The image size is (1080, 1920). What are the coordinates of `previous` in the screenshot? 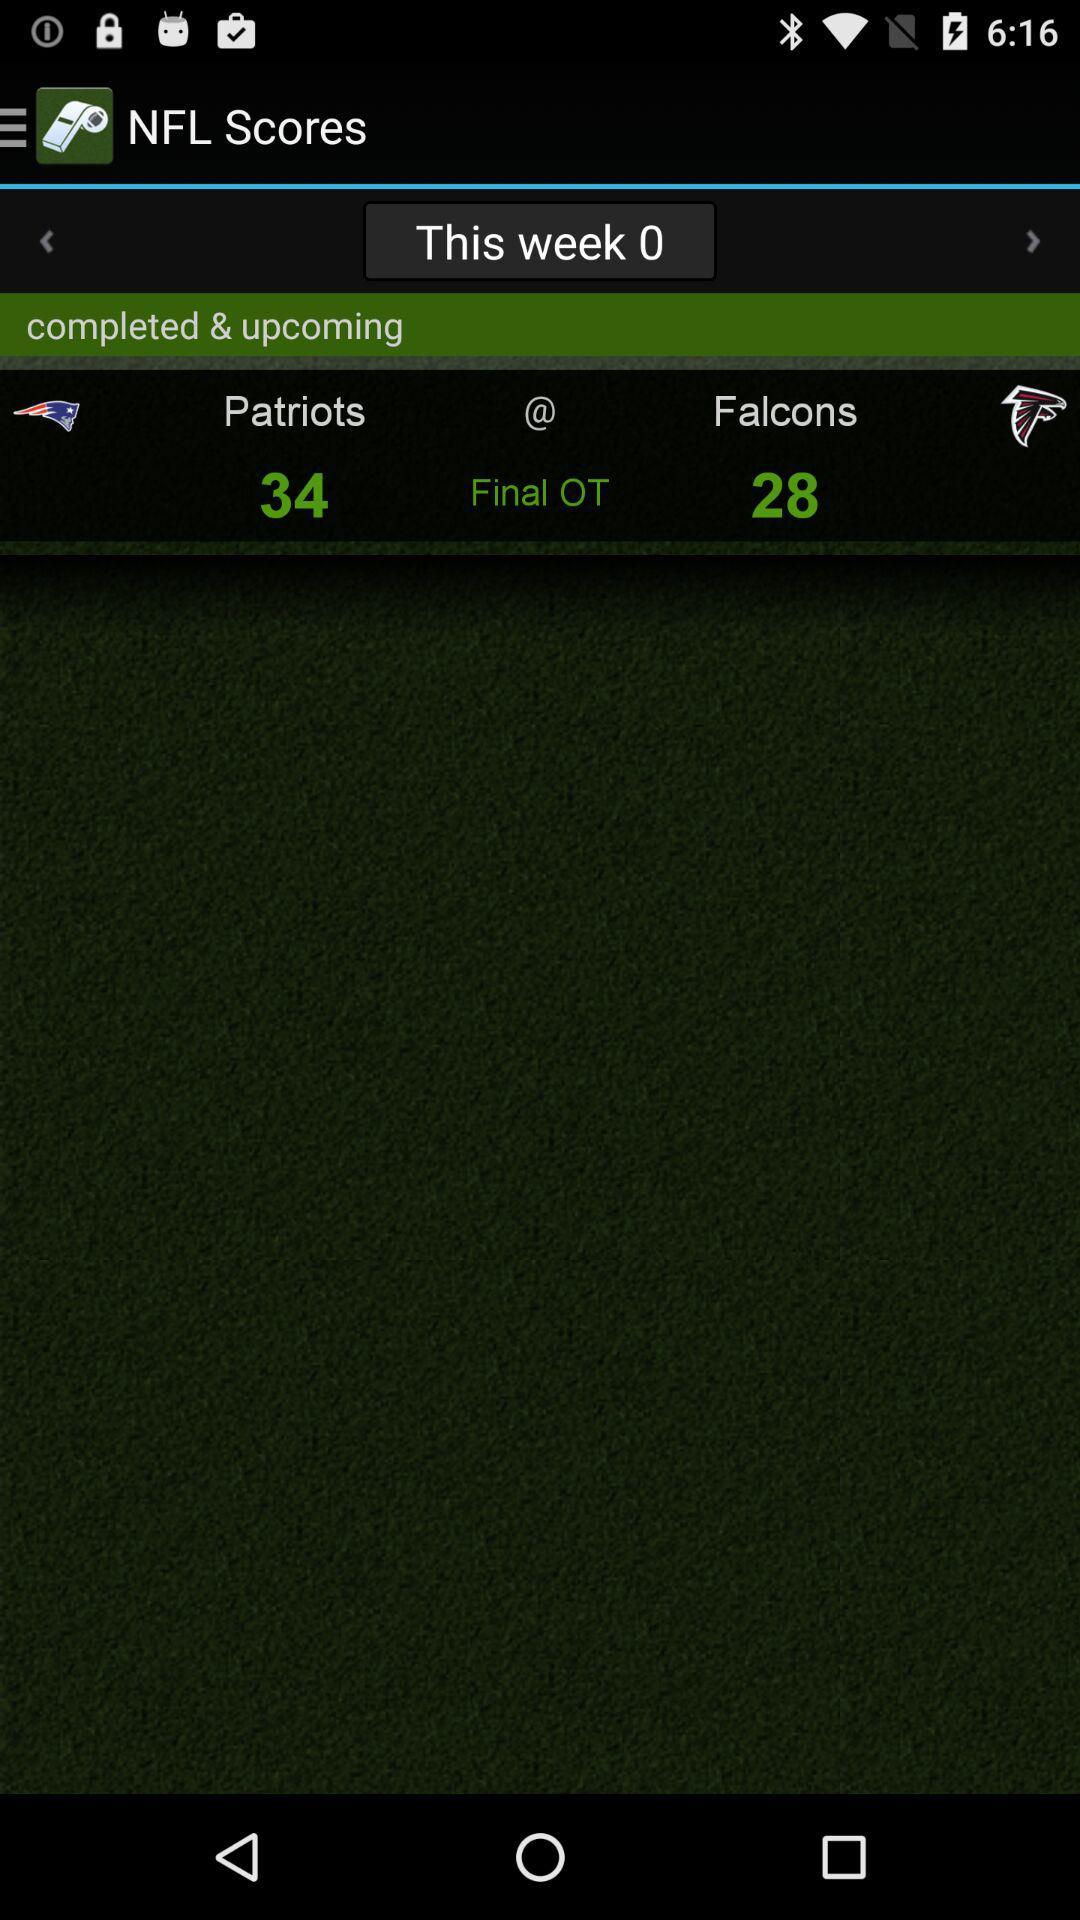 It's located at (45, 240).